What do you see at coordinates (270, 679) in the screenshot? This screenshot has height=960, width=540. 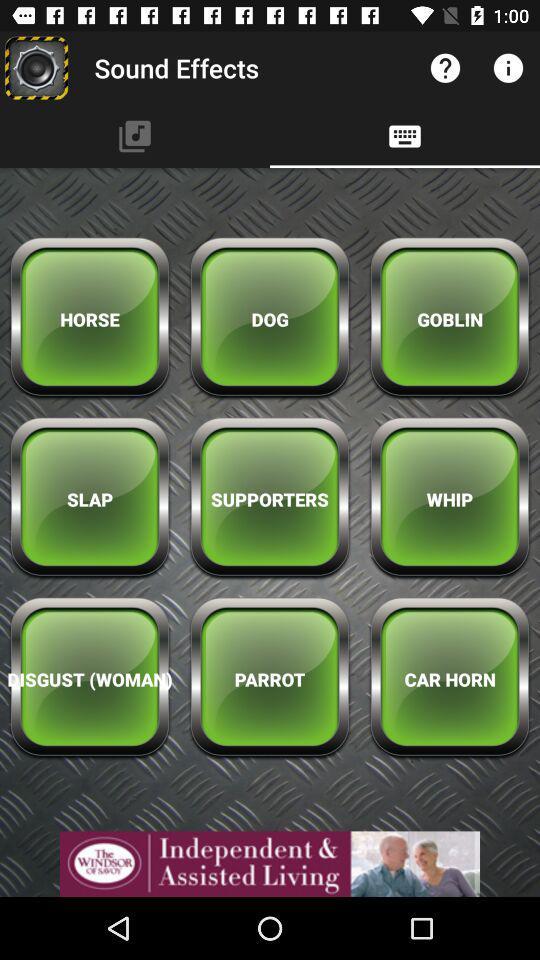 I see `parrot` at bounding box center [270, 679].